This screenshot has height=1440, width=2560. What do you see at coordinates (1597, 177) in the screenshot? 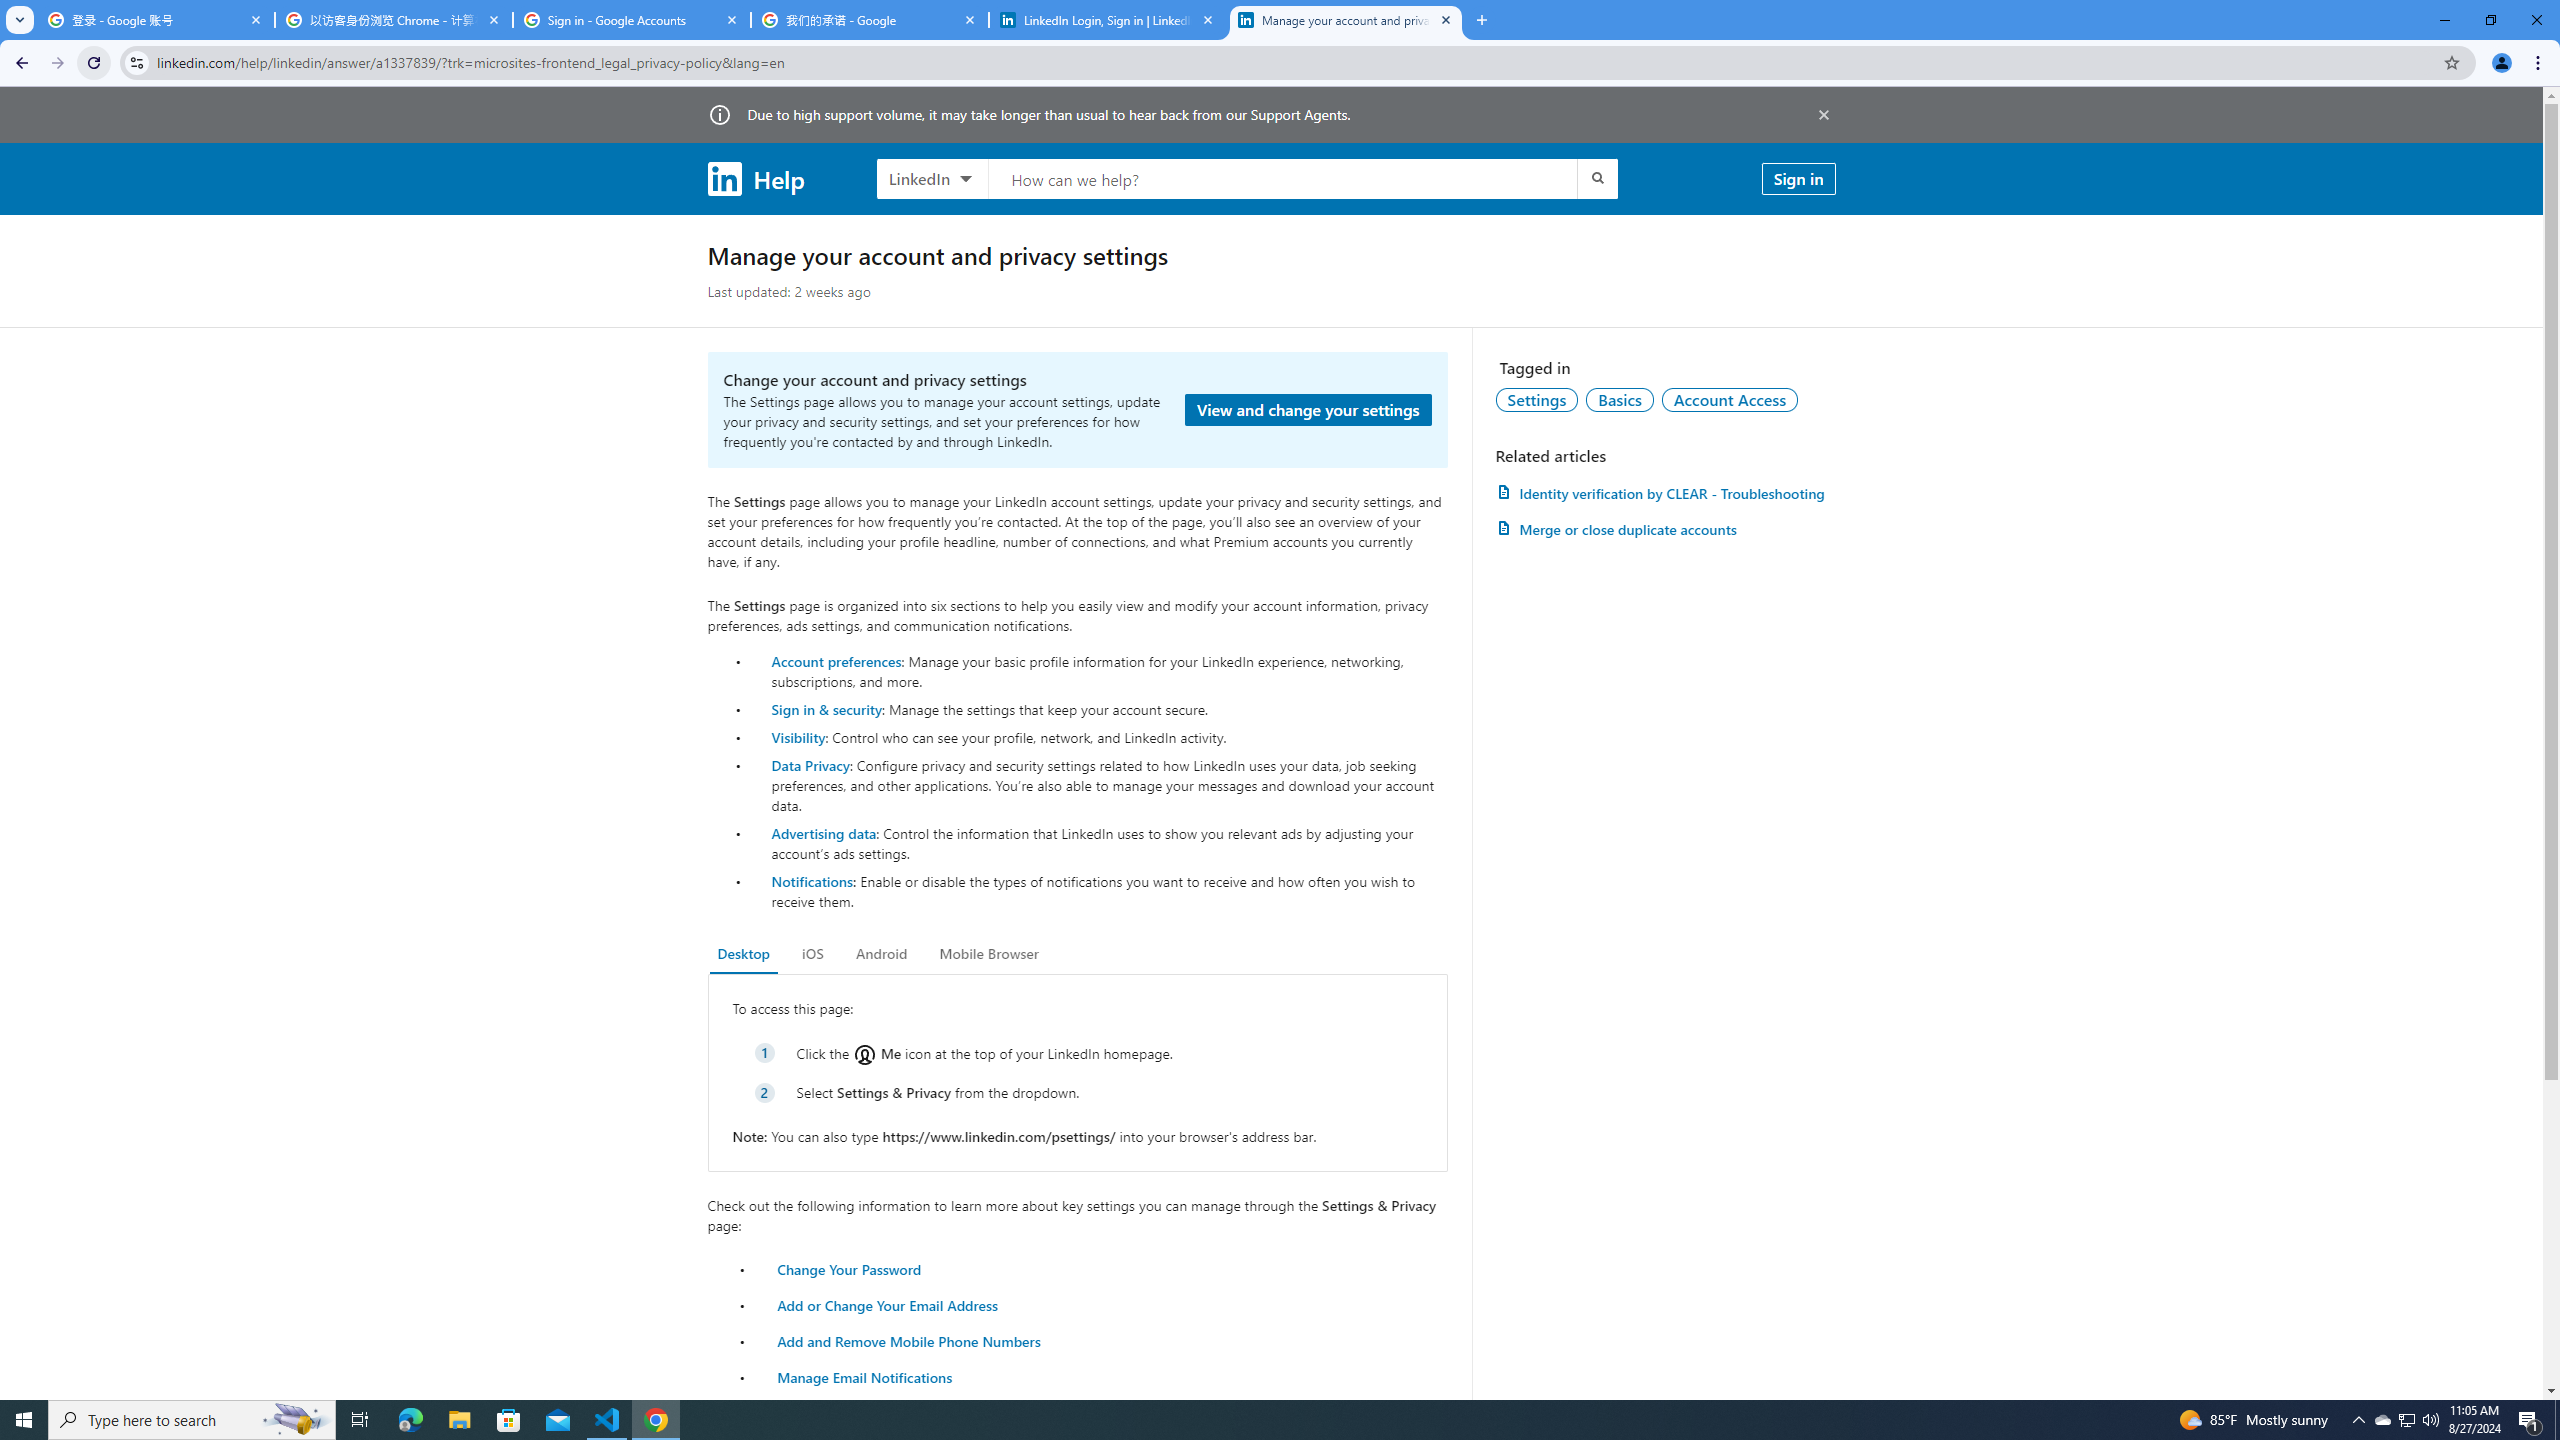
I see `'Submit search'` at bounding box center [1597, 177].